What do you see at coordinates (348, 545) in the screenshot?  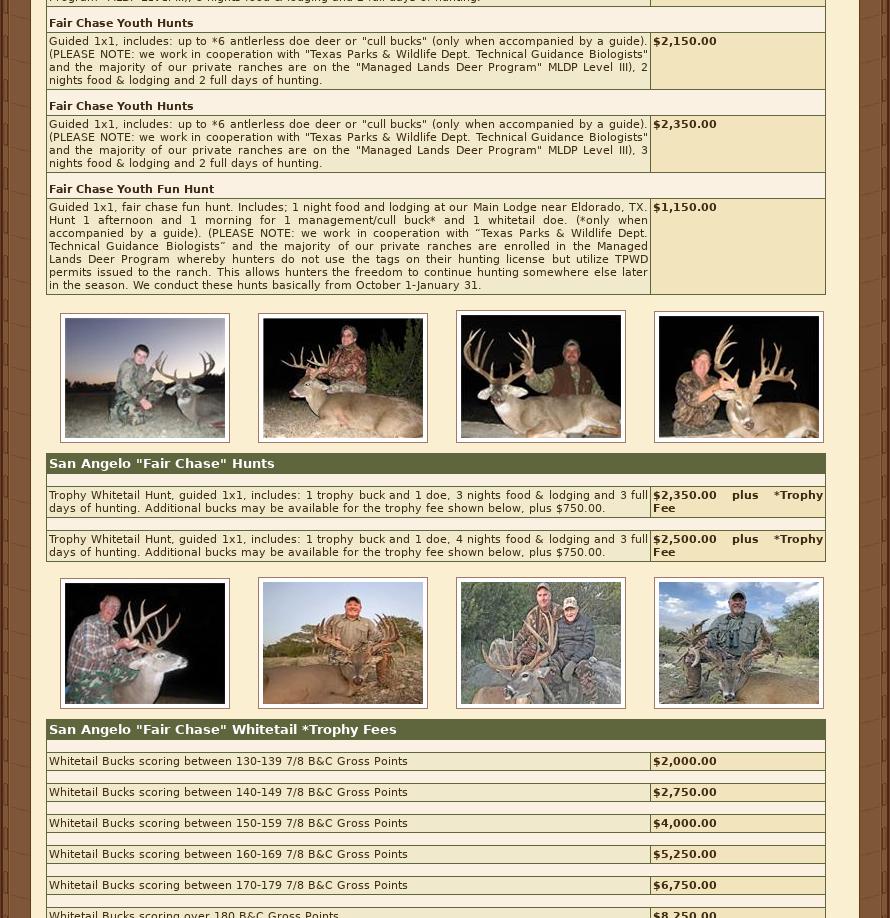 I see `'Trophy Whitetail Hunt, guided 1x1, includes: 1 trophy buck and 1 doe, 4 nights food & lodging and 3 full days of hunting. Additional bucks may be available for the trophy fee shown below, plus $750.00.'` at bounding box center [348, 545].